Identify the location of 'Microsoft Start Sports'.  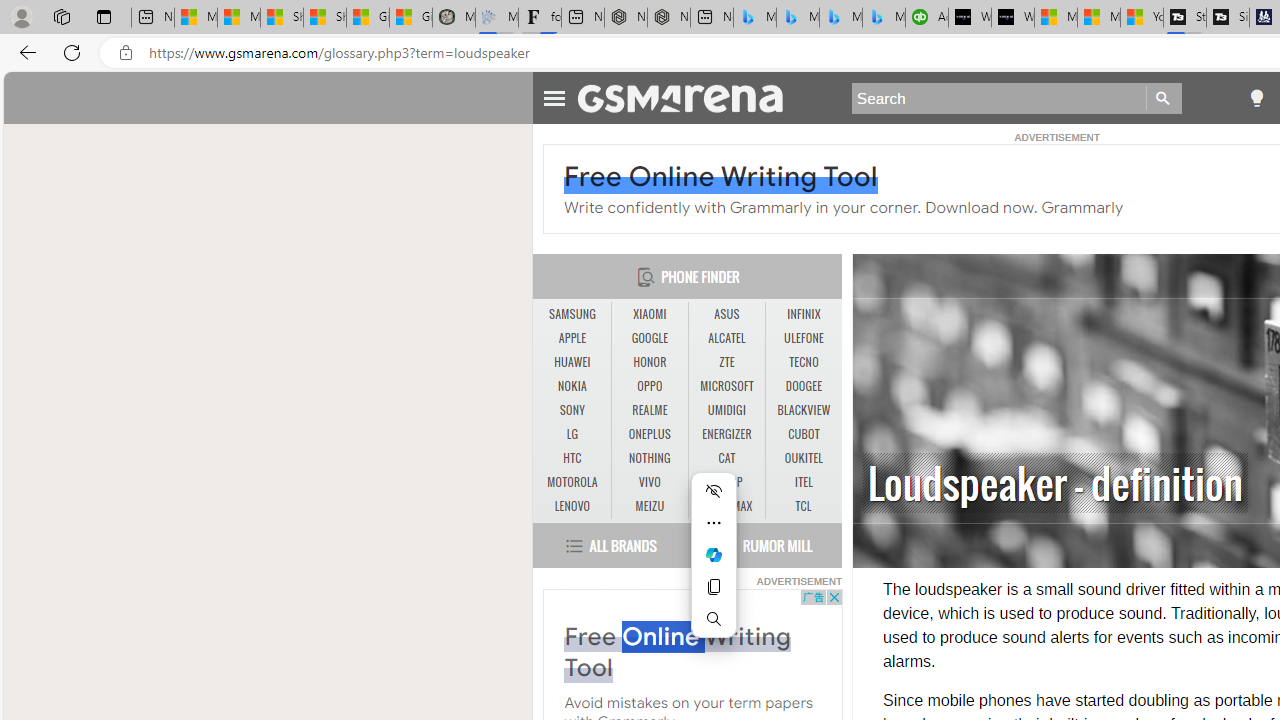
(1055, 17).